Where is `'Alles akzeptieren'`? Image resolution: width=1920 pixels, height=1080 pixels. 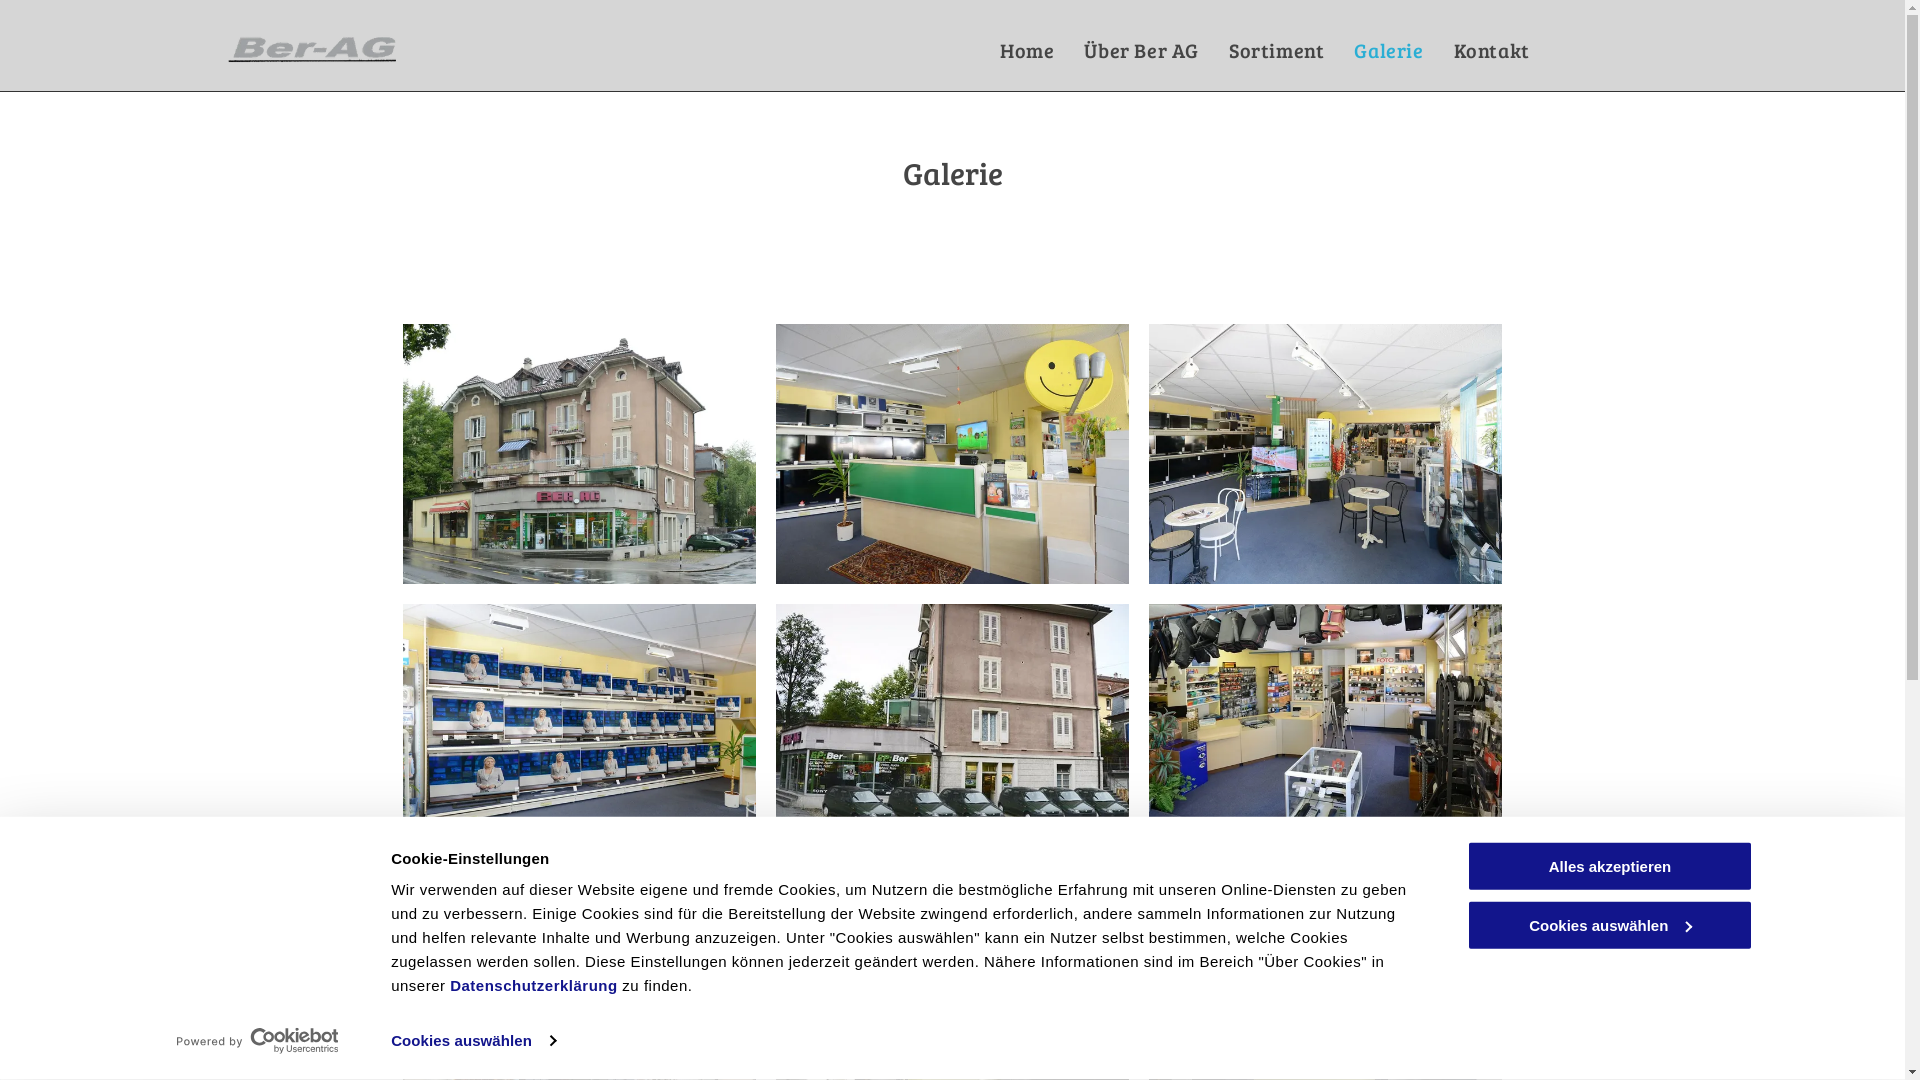 'Alles akzeptieren' is located at coordinates (1608, 865).